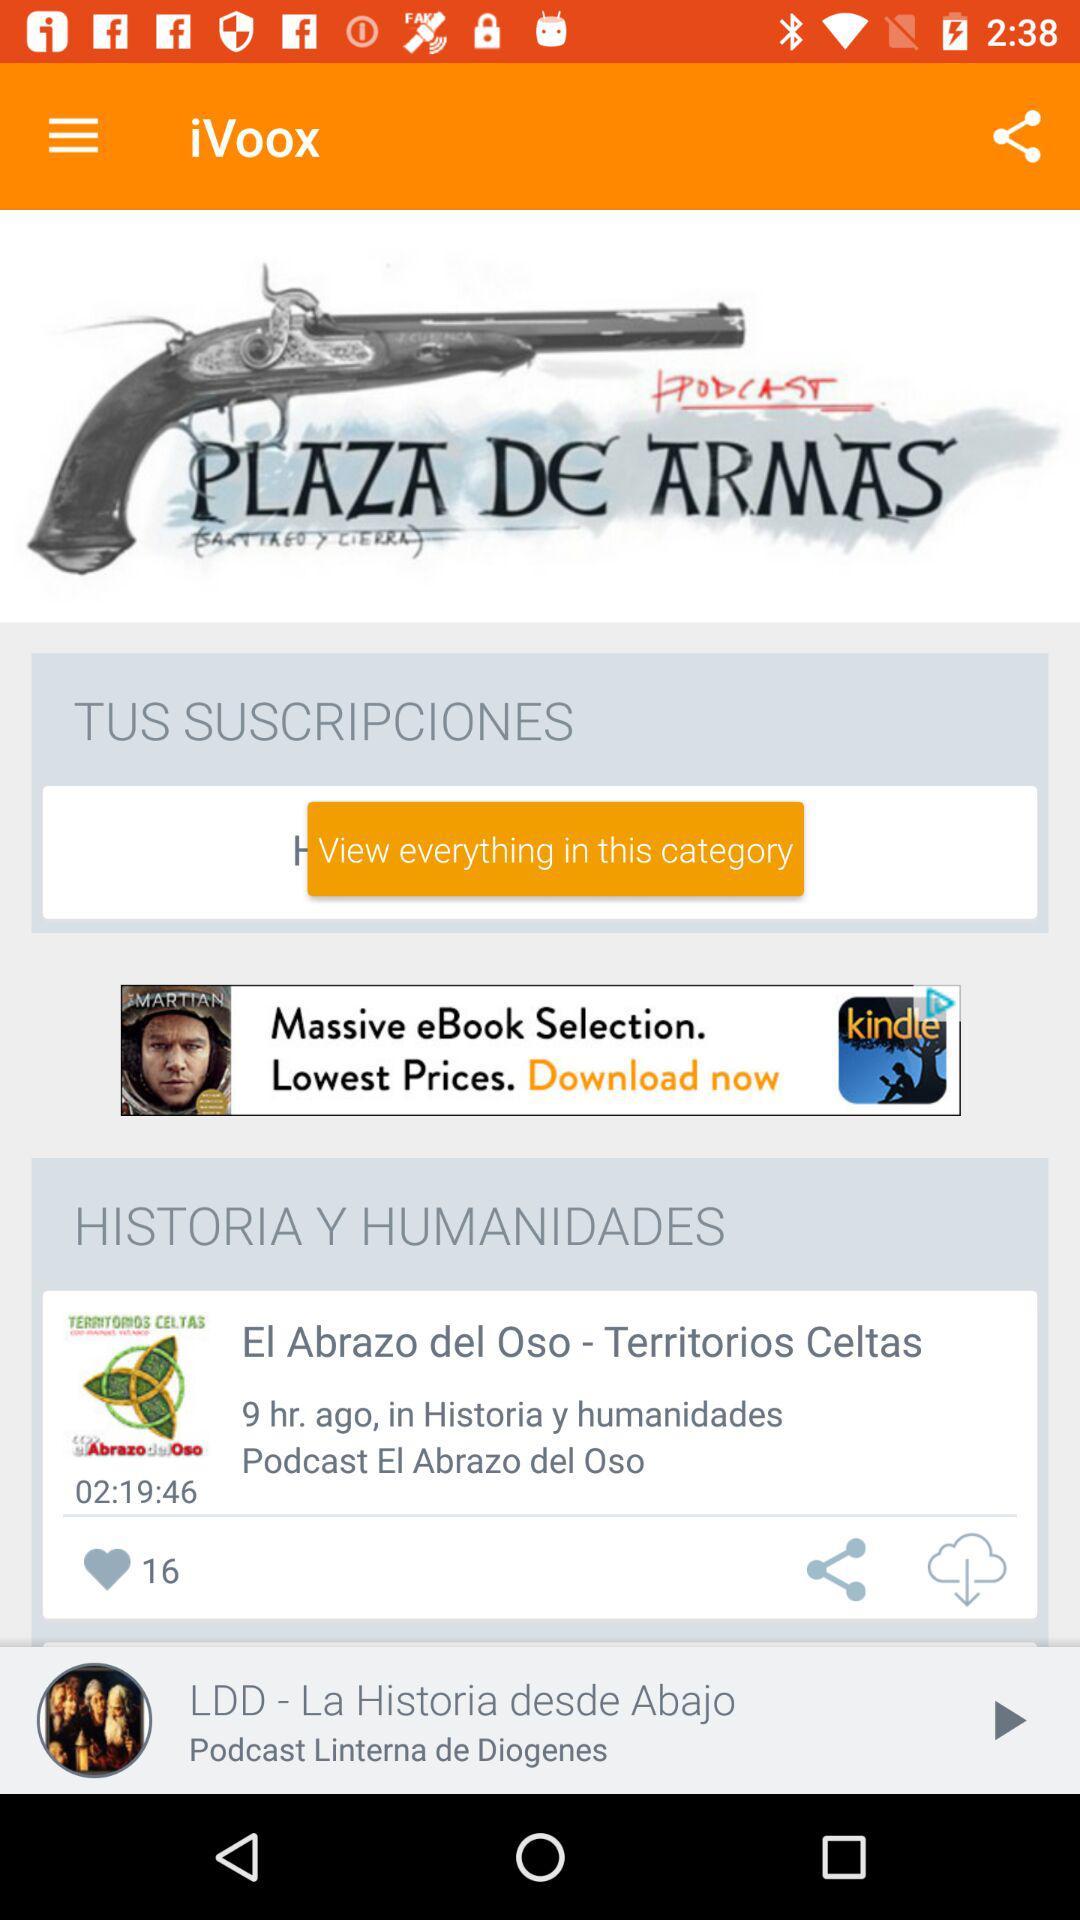 The image size is (1080, 1920). I want to click on share the article, so click(841, 1568).